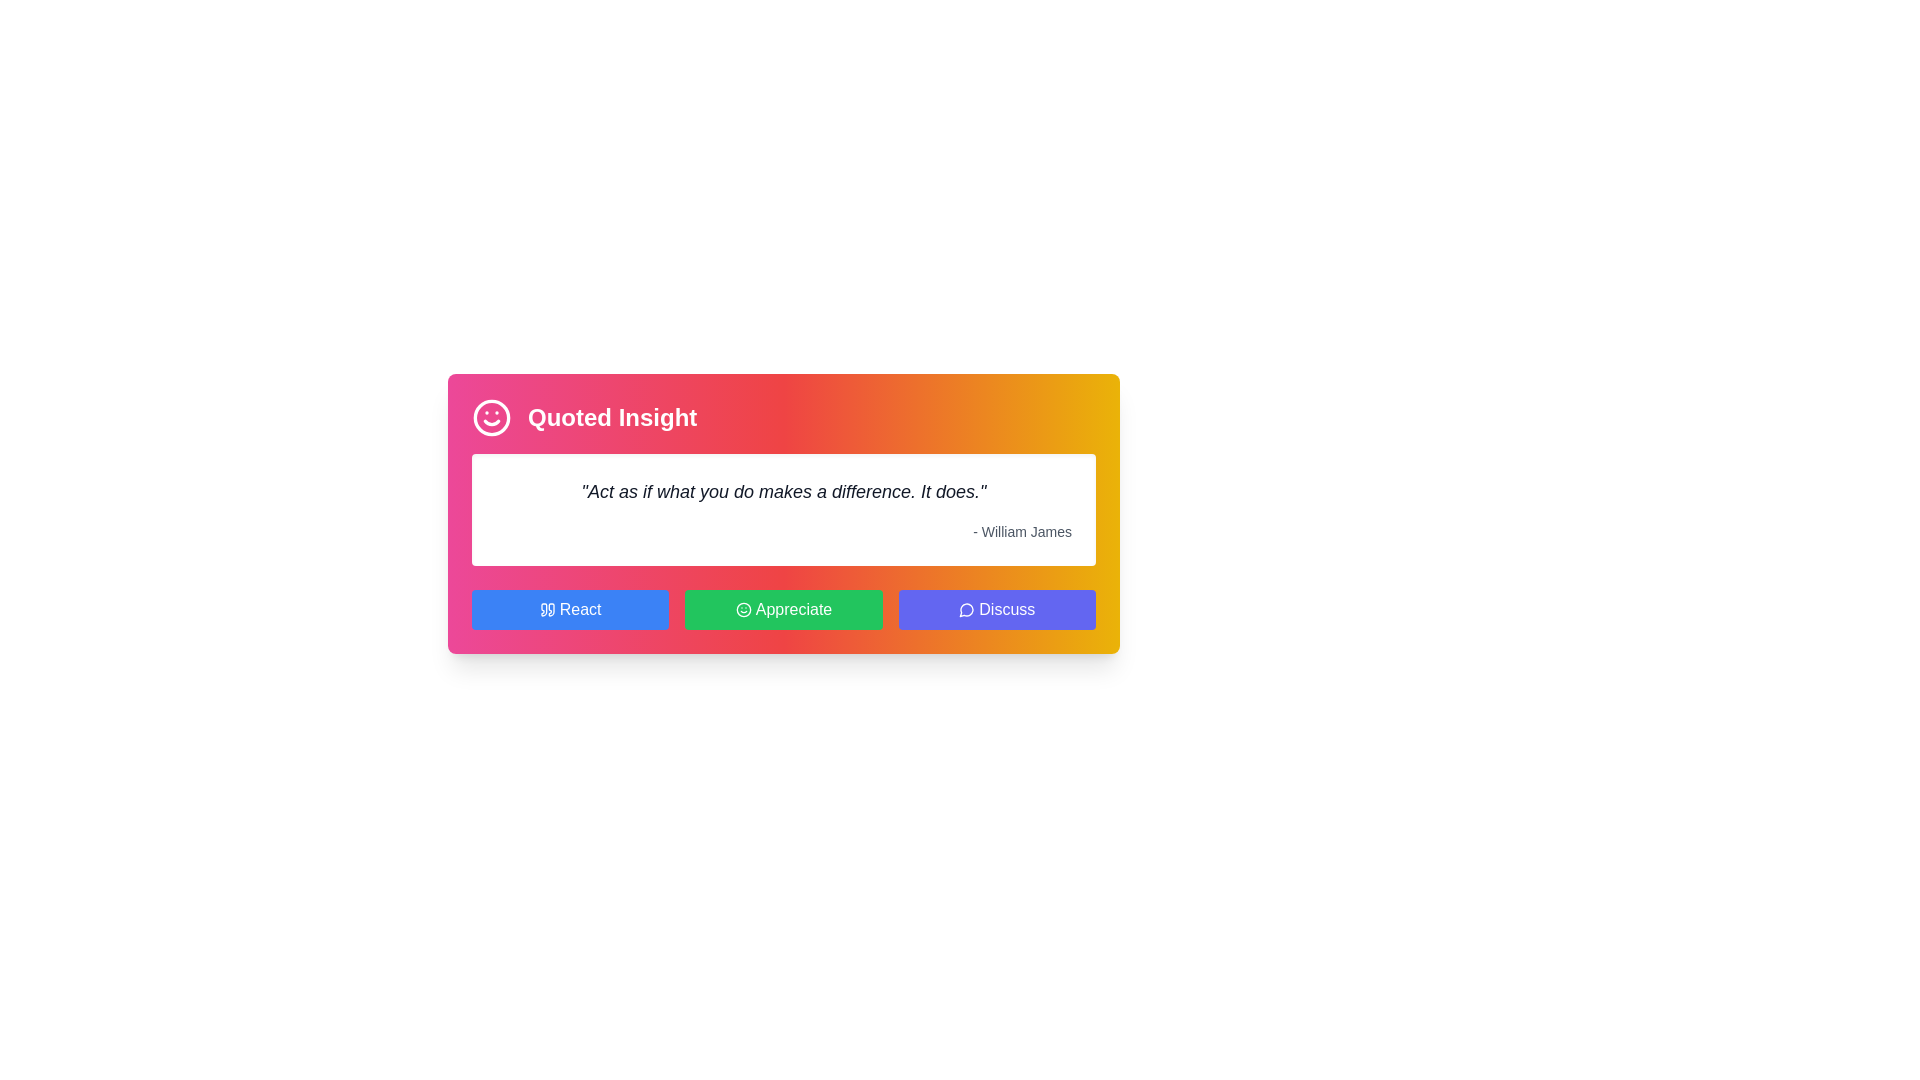 This screenshot has width=1920, height=1080. I want to click on the second quotation mark icon located in the top-left corner of the card, which enhances the visual theme of the quoted text below, so click(544, 608).